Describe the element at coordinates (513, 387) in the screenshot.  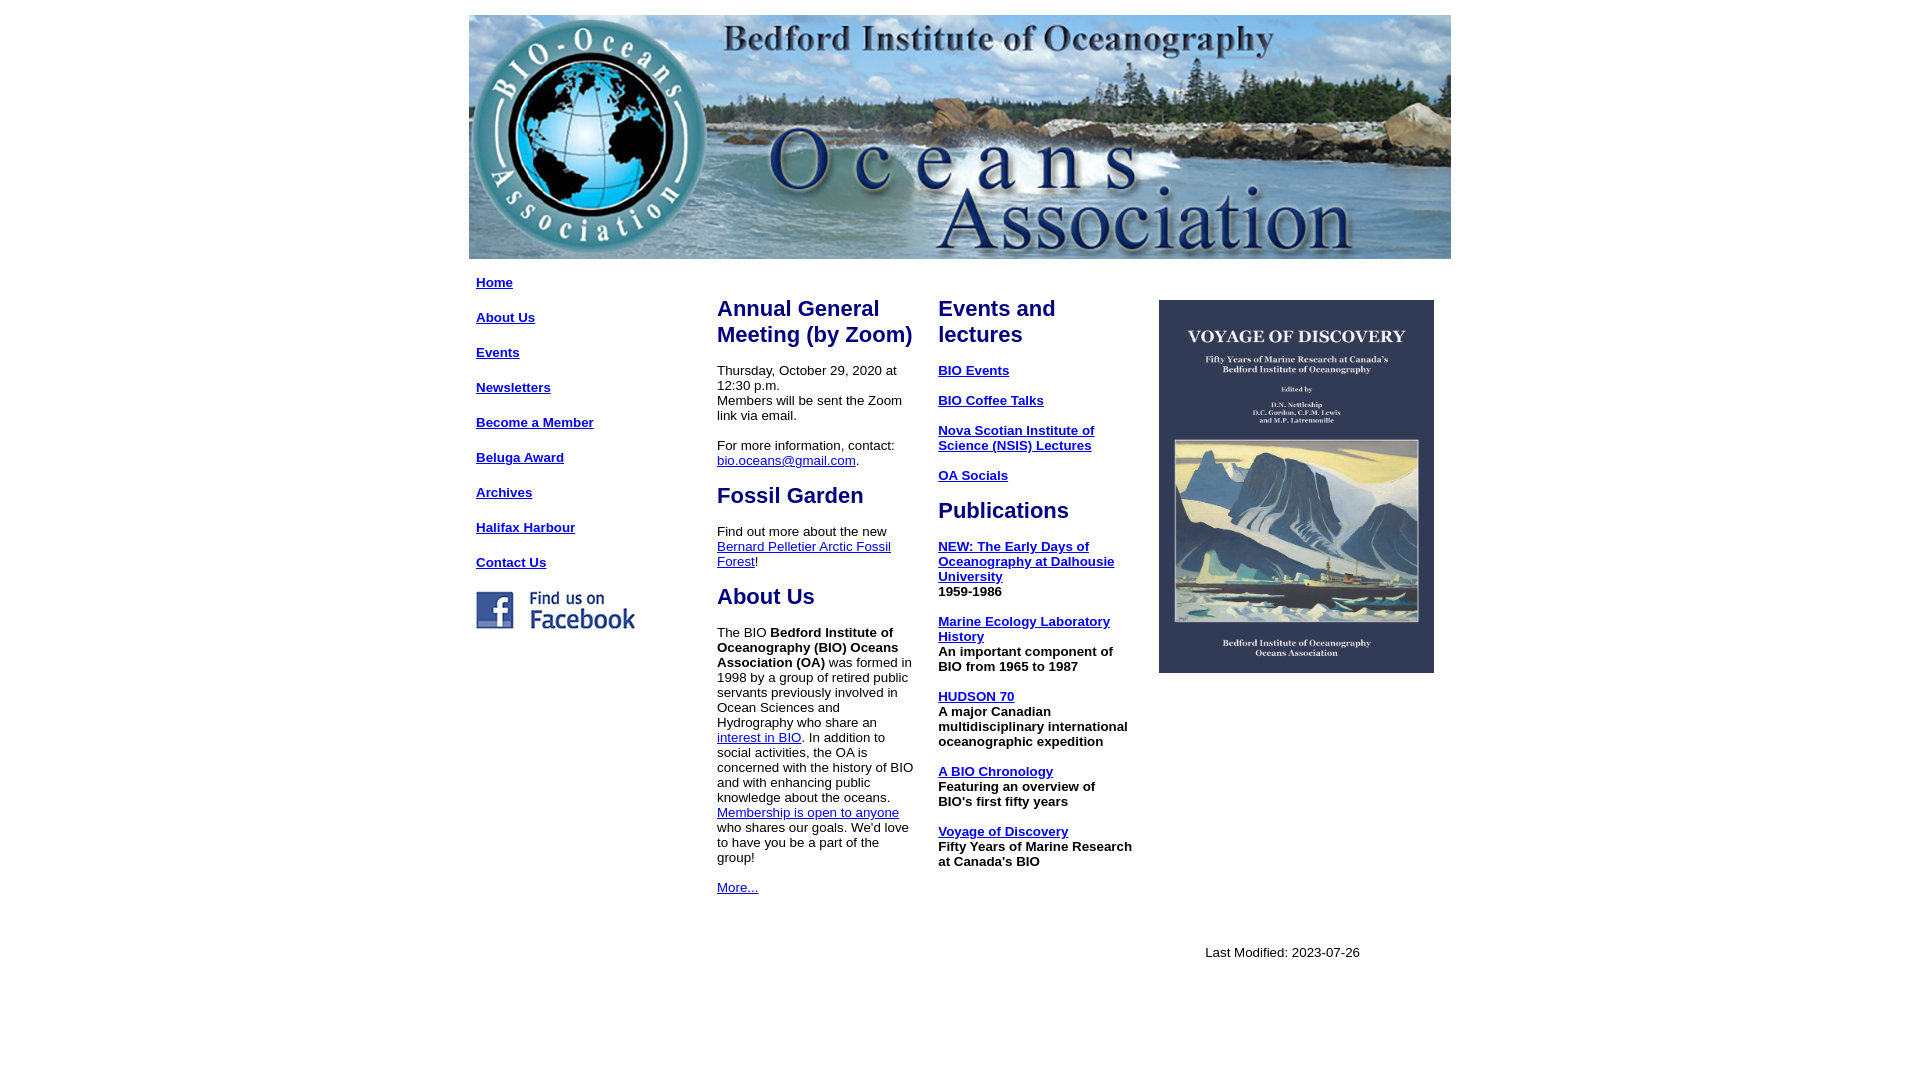
I see `'Newsletters'` at that location.